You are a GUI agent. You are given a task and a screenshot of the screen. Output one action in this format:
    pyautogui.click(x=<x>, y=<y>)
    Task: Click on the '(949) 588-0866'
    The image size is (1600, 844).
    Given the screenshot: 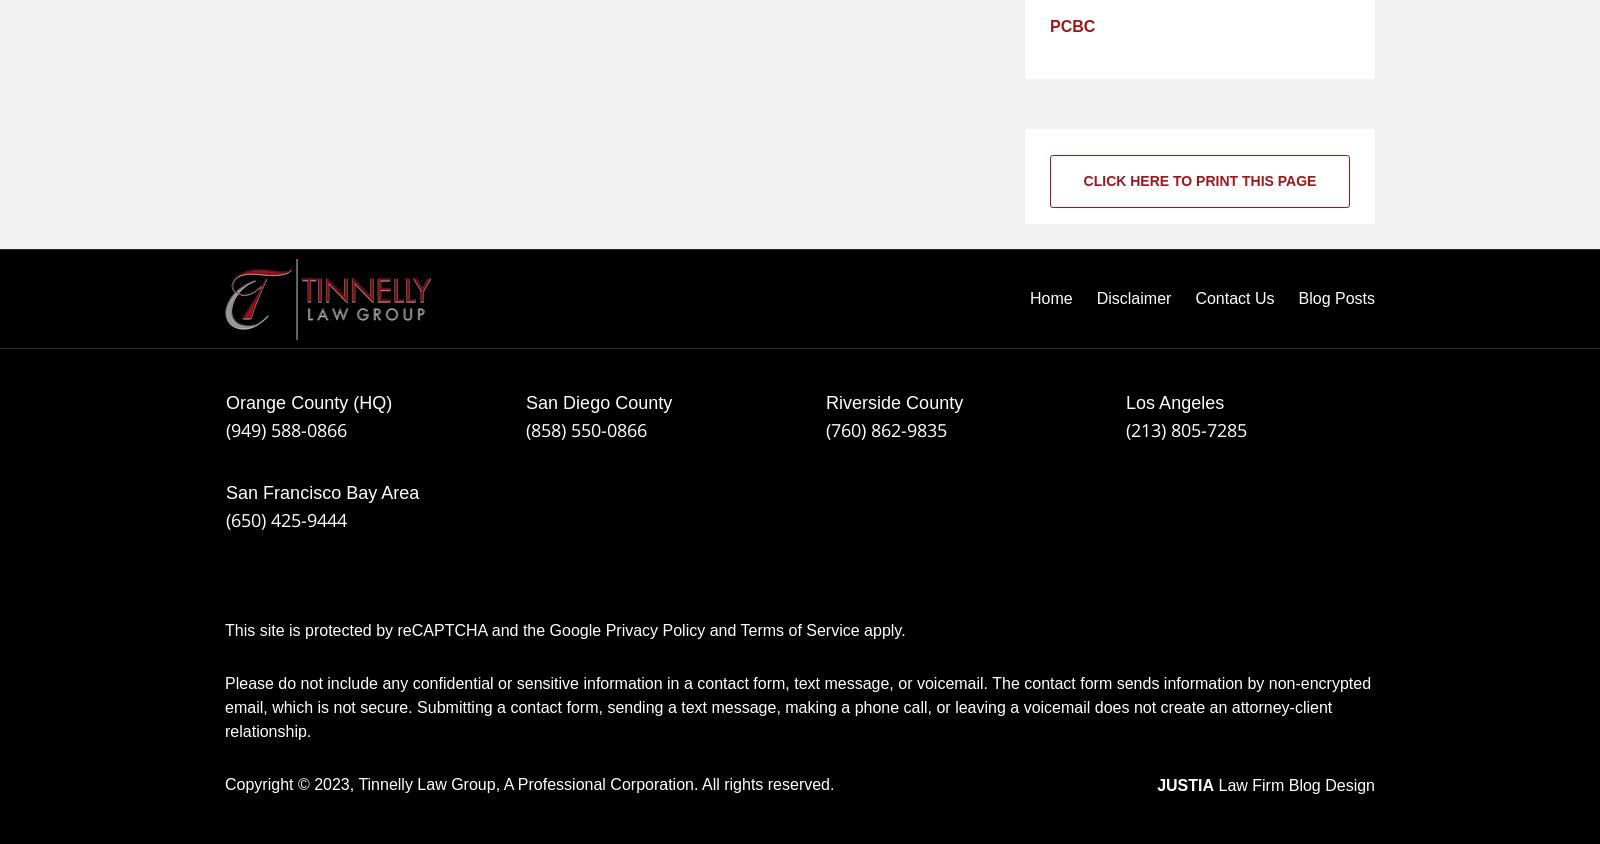 What is the action you would take?
    pyautogui.click(x=286, y=429)
    